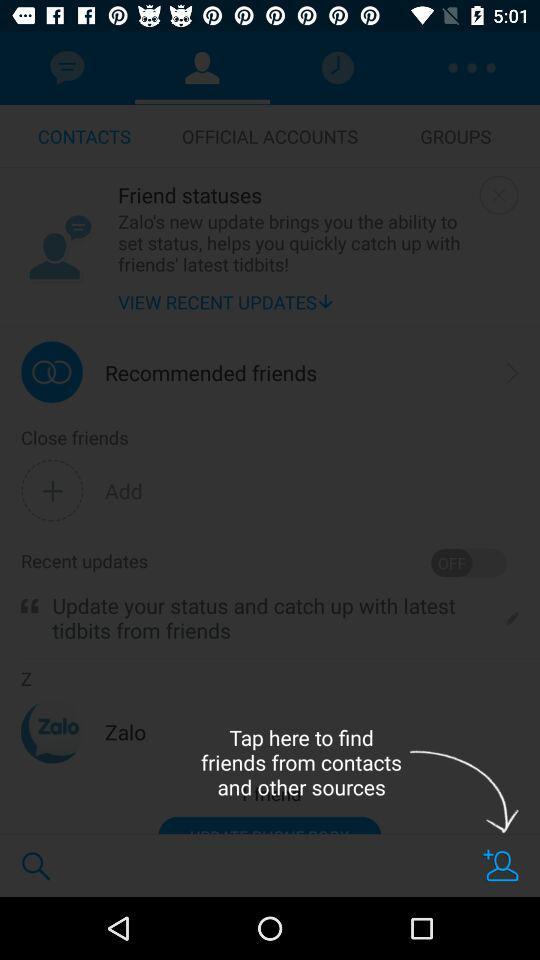  What do you see at coordinates (293, 241) in the screenshot?
I see `item below friend statuses item` at bounding box center [293, 241].